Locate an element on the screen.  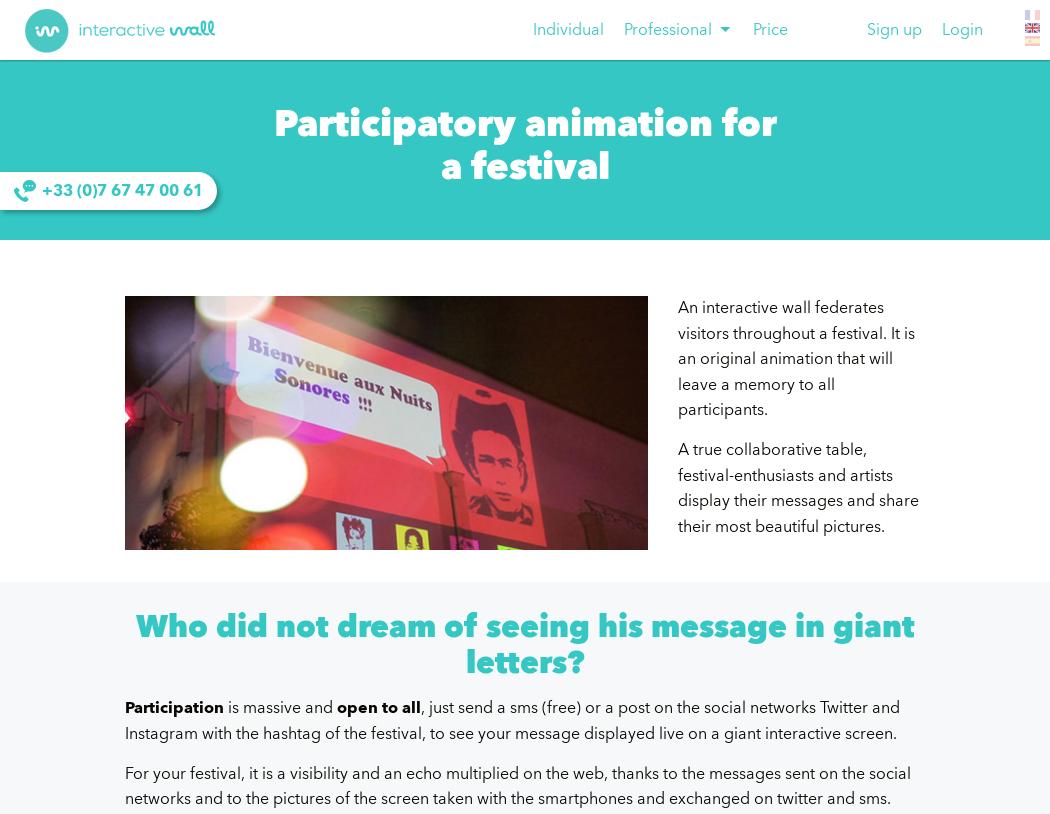
'Who did not dream of seeing his message in giant letters?' is located at coordinates (523, 645).